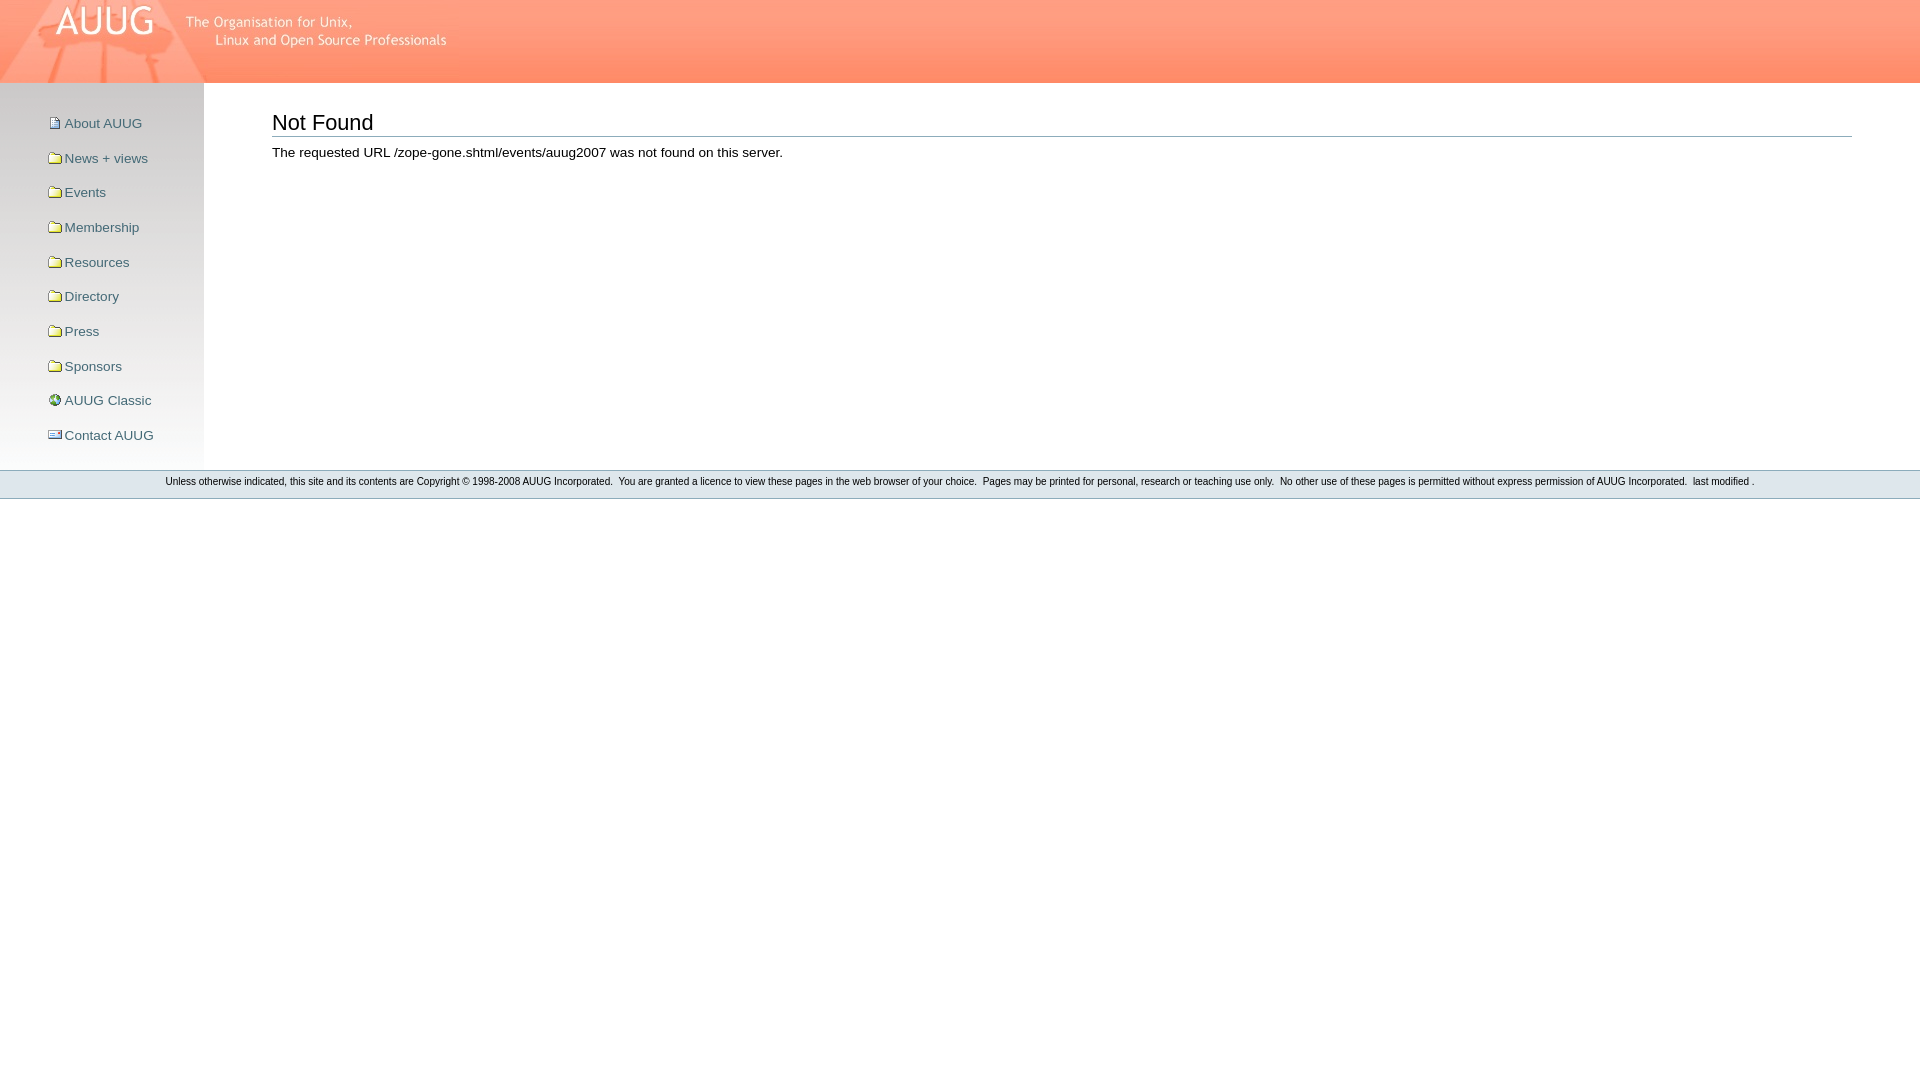  What do you see at coordinates (118, 366) in the screenshot?
I see `'Sponsors'` at bounding box center [118, 366].